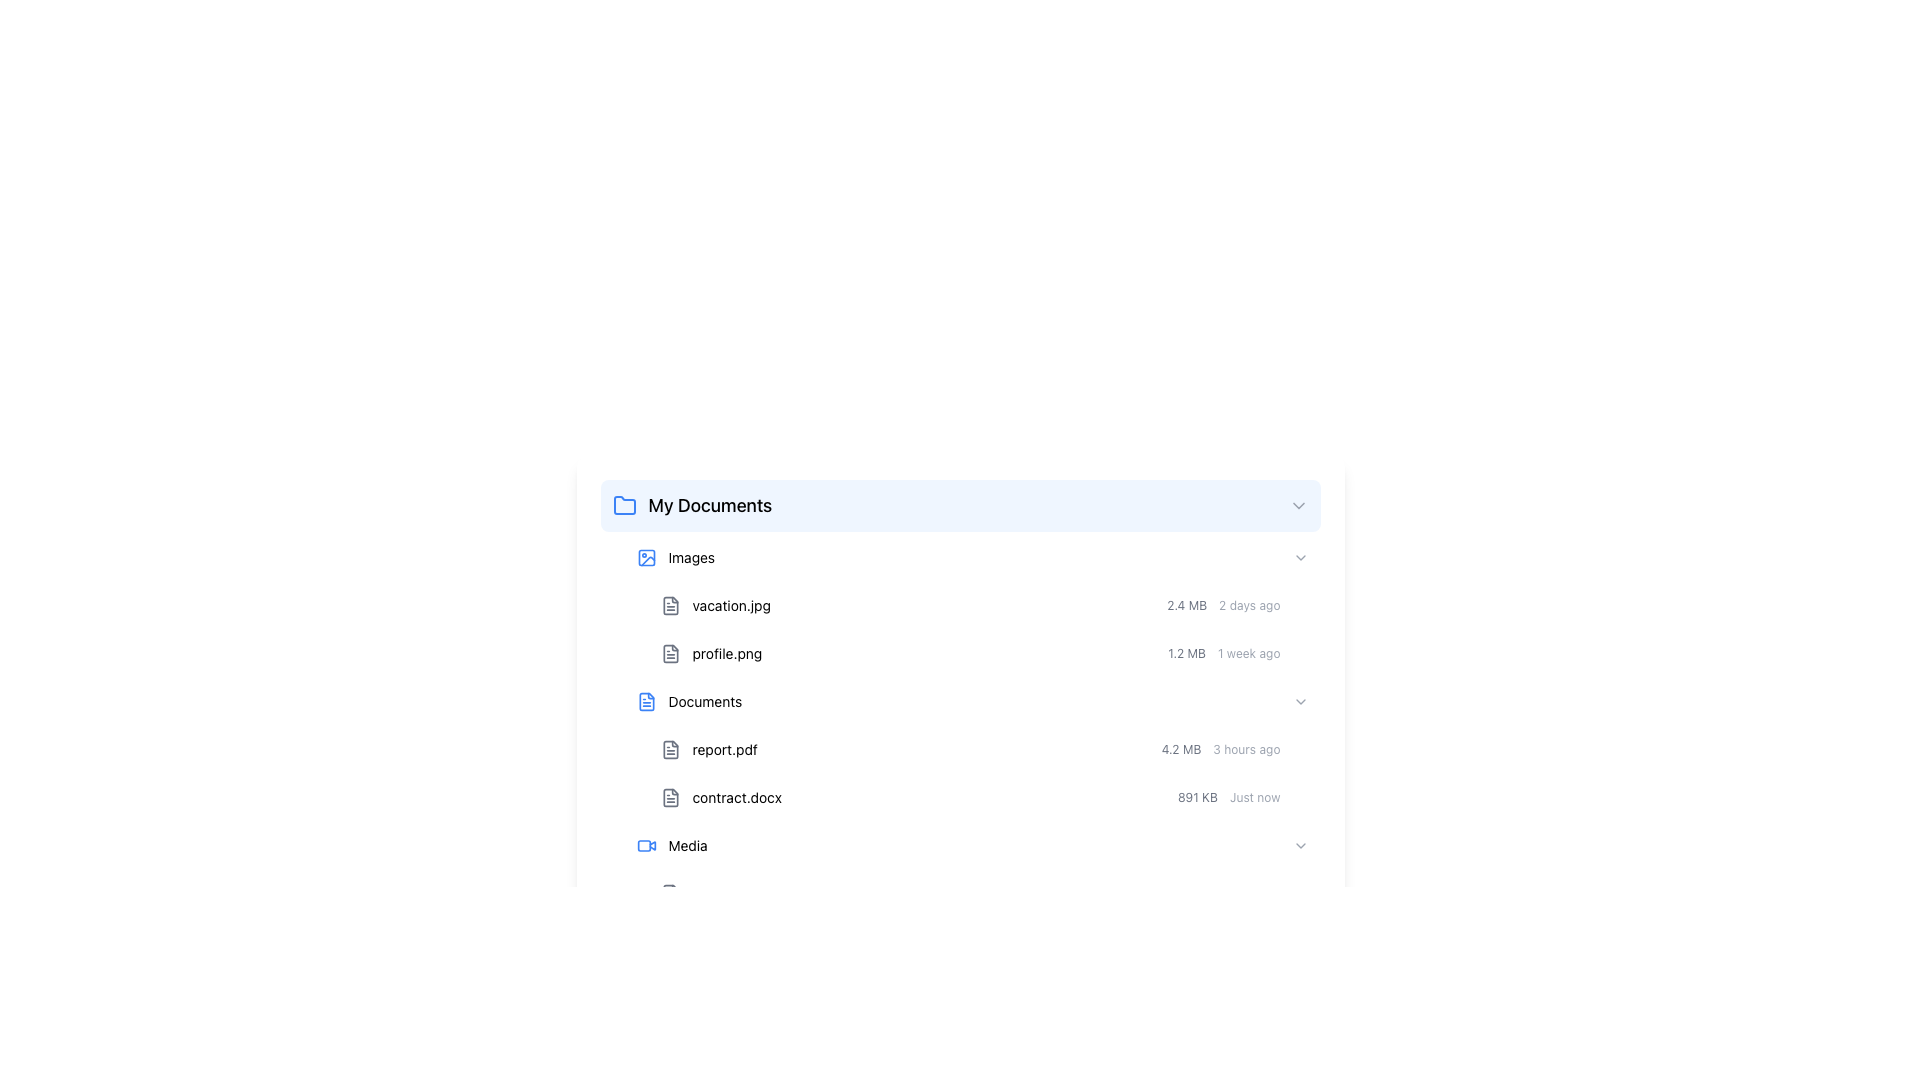  I want to click on the 'Images' text label, which is styled with a smaller font size and located adjacent to an image icon under the 'My Documents' header, so click(691, 558).